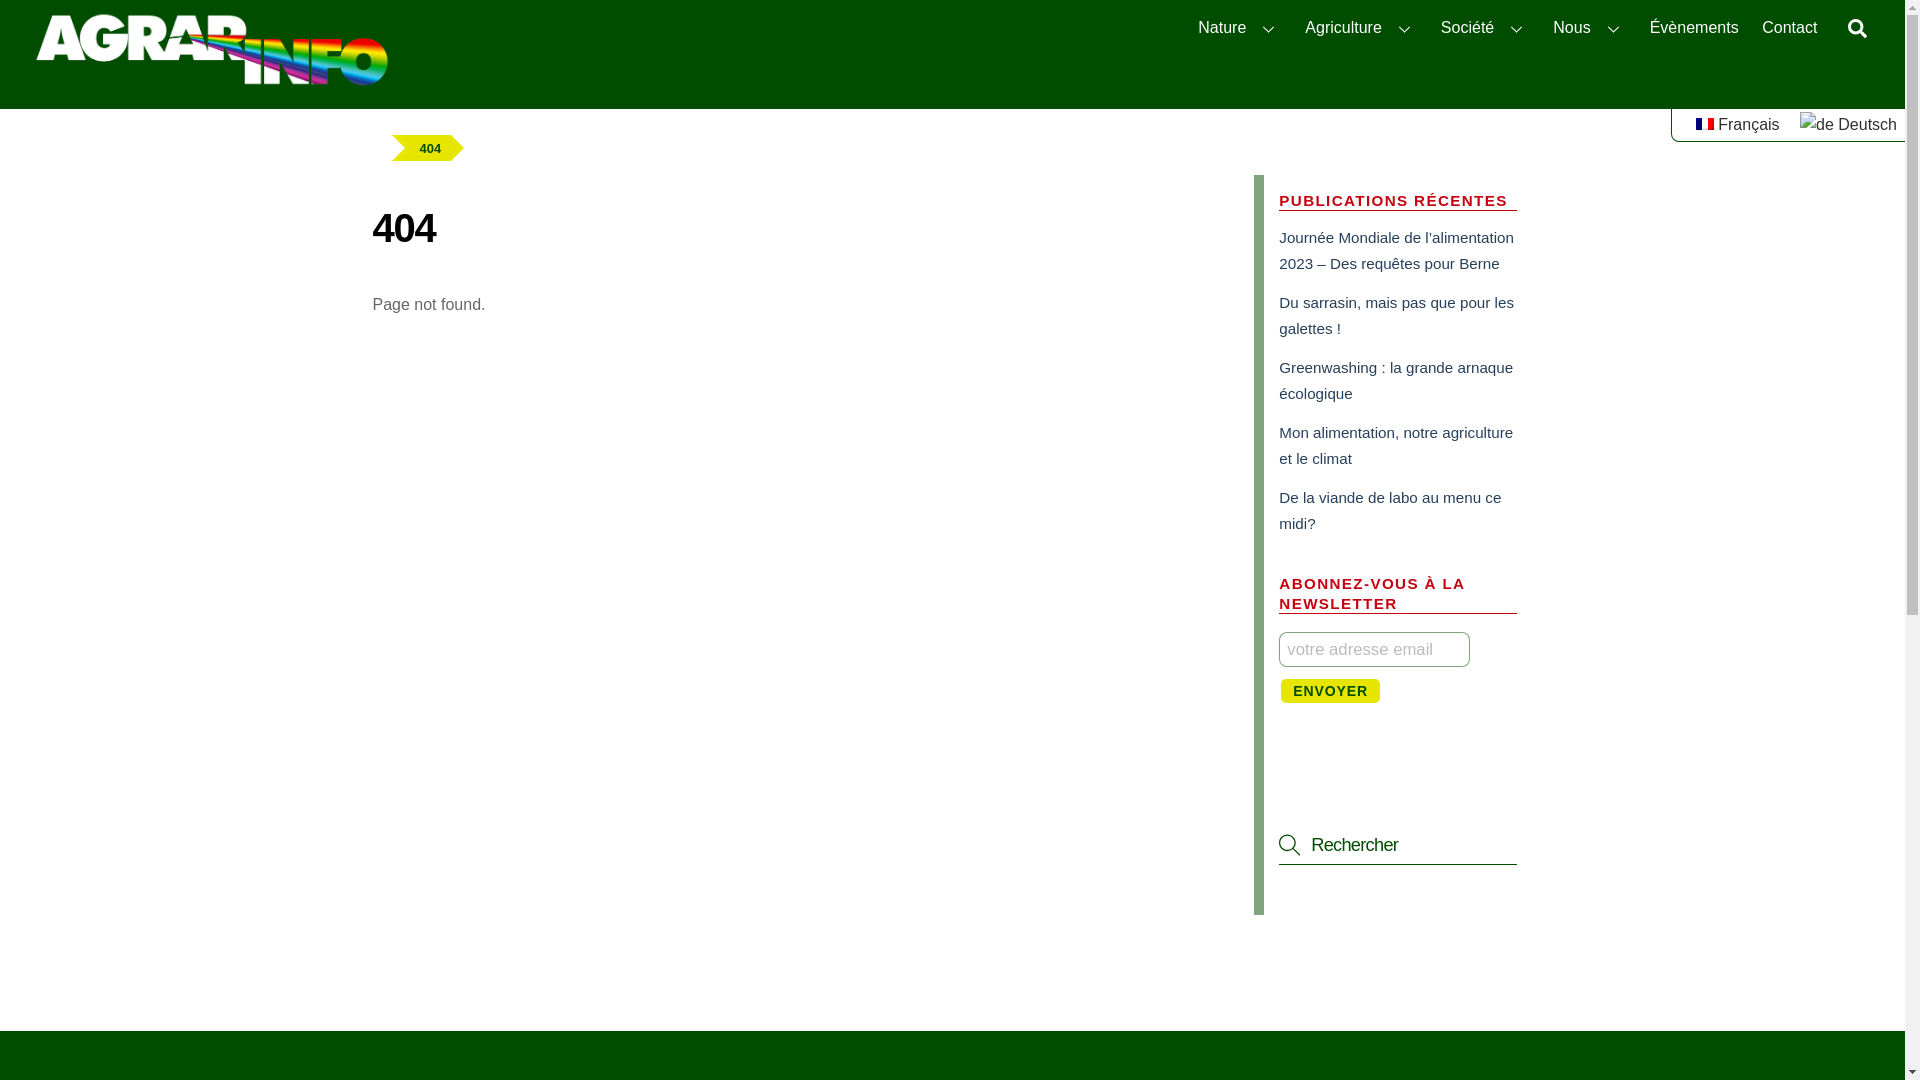 The width and height of the screenshot is (1920, 1080). What do you see at coordinates (1396, 844) in the screenshot?
I see `'Rechercher'` at bounding box center [1396, 844].